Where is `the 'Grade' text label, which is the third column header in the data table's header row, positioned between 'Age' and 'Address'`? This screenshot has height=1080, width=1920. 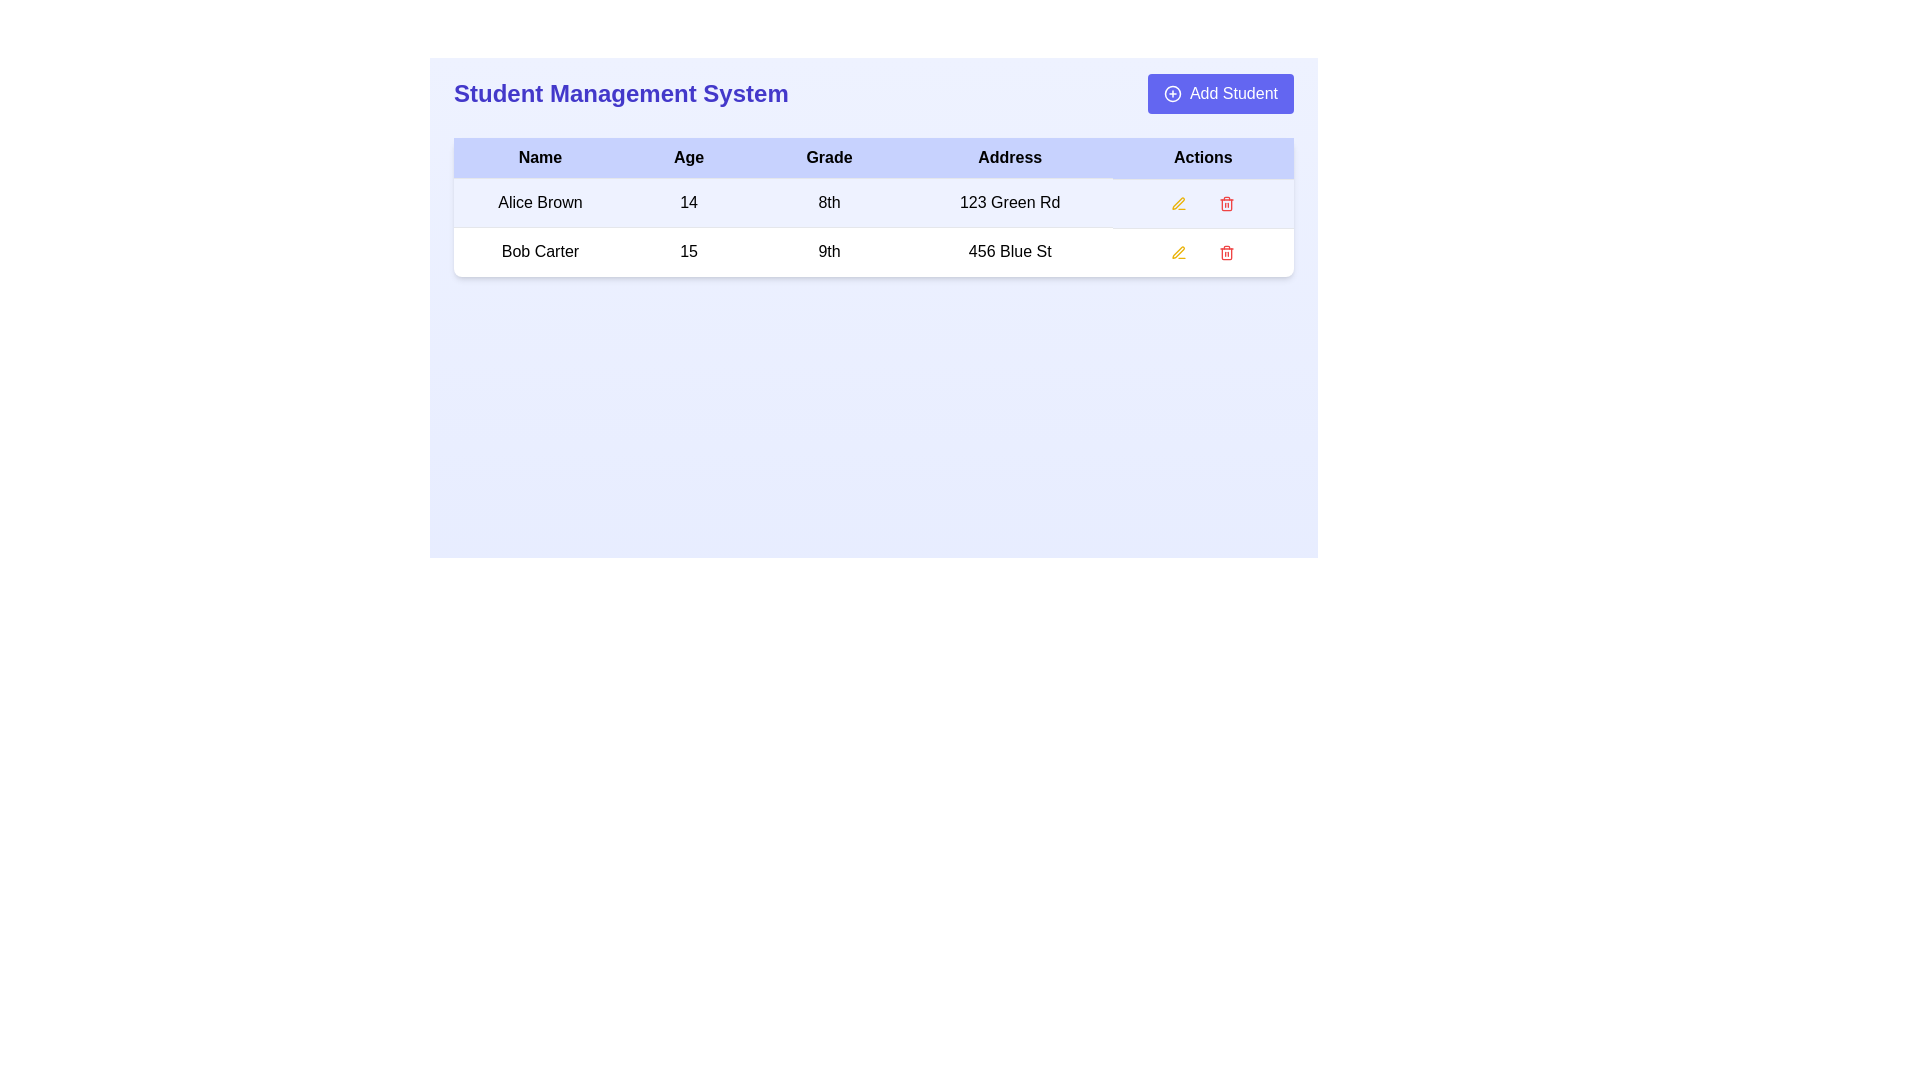 the 'Grade' text label, which is the third column header in the data table's header row, positioned between 'Age' and 'Address' is located at coordinates (829, 157).